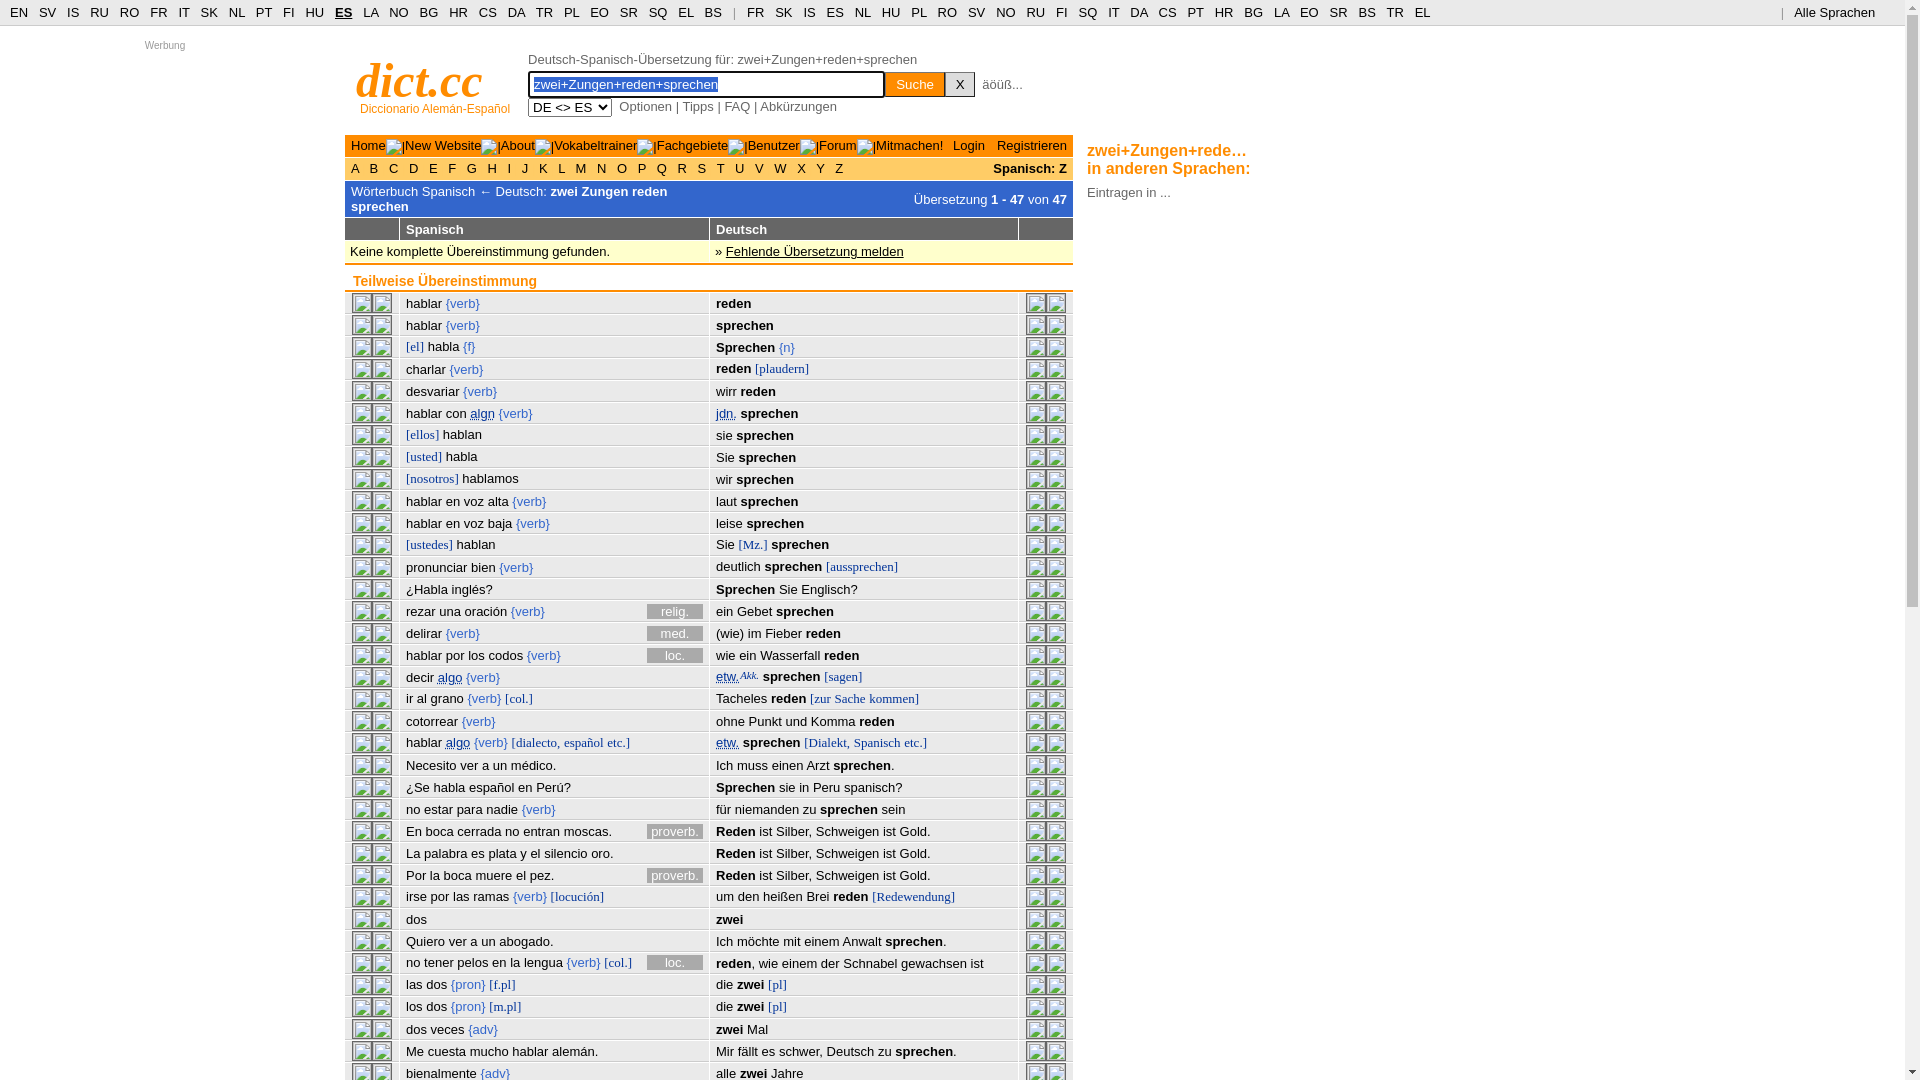 The image size is (1920, 1080). I want to click on 'HU', so click(313, 12).